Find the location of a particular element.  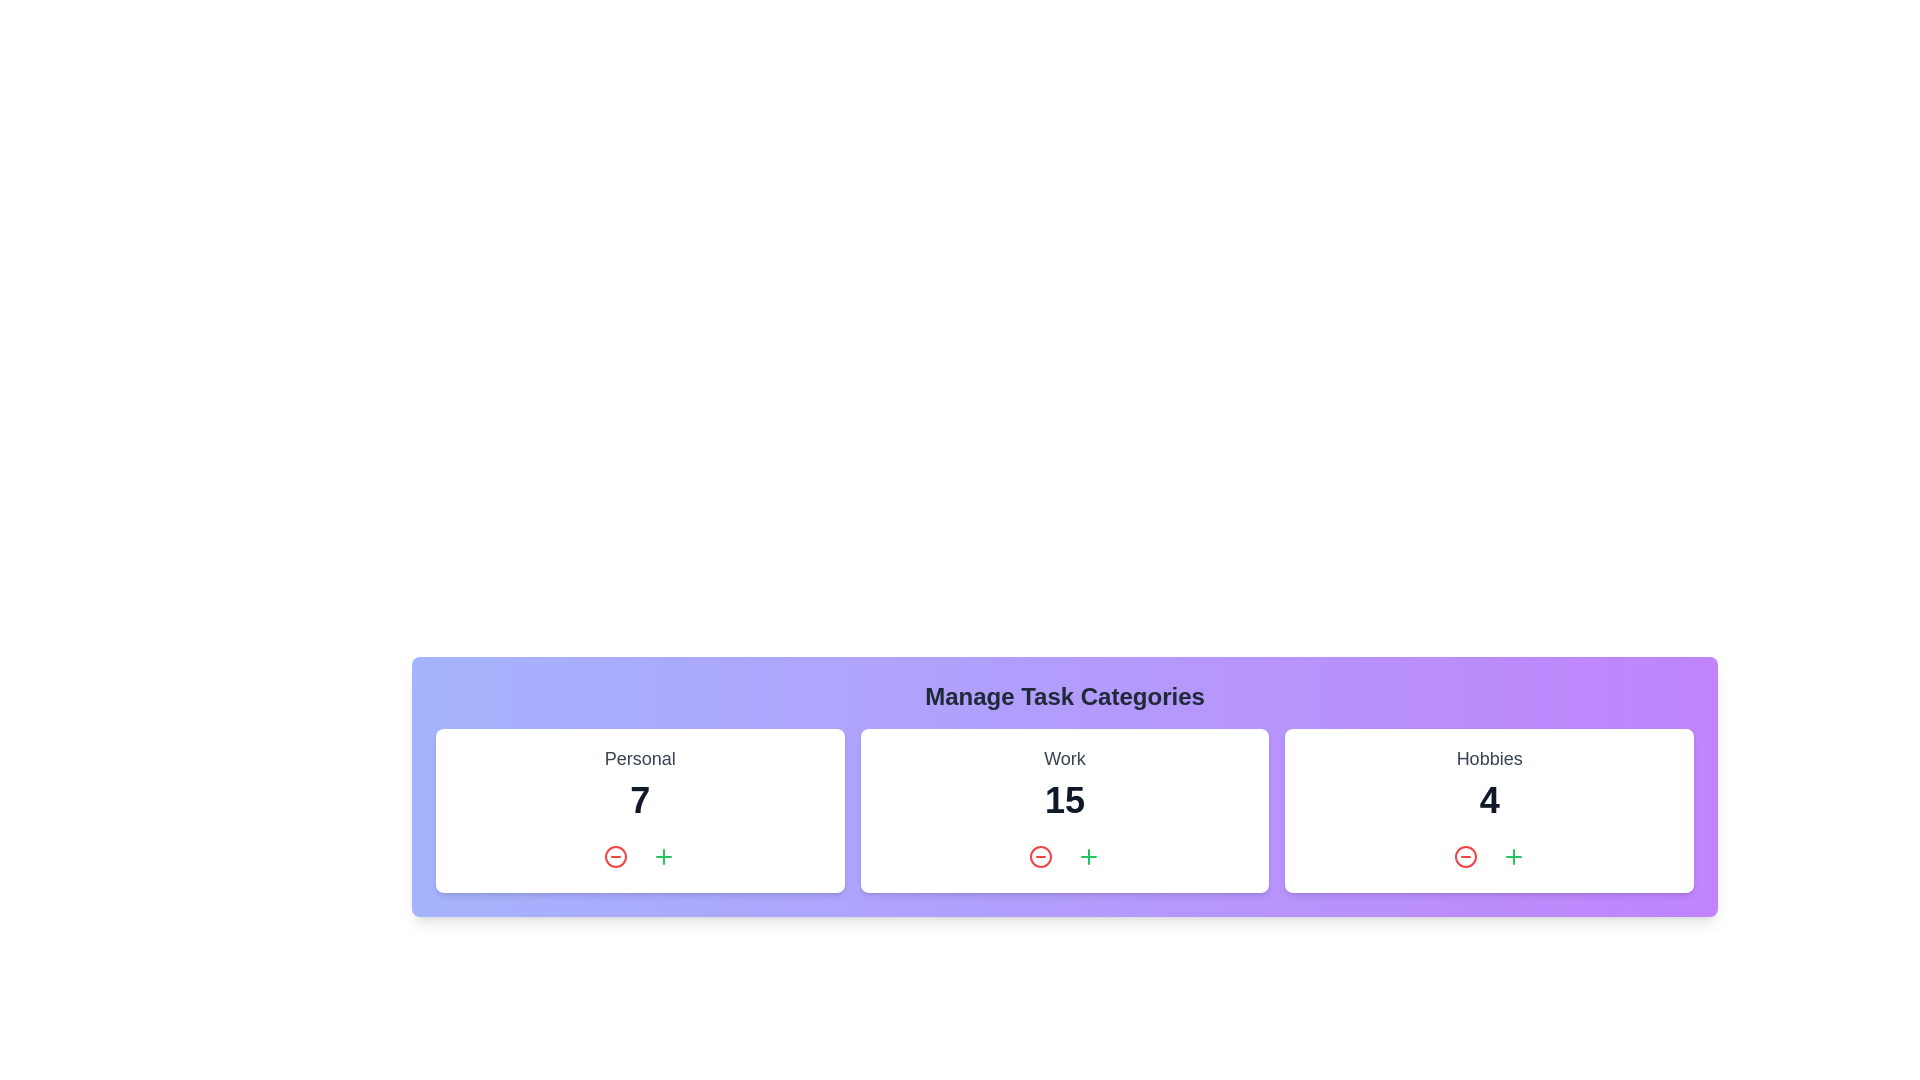

'Plus' button in the 'Personal' category to increase its task count is located at coordinates (664, 855).